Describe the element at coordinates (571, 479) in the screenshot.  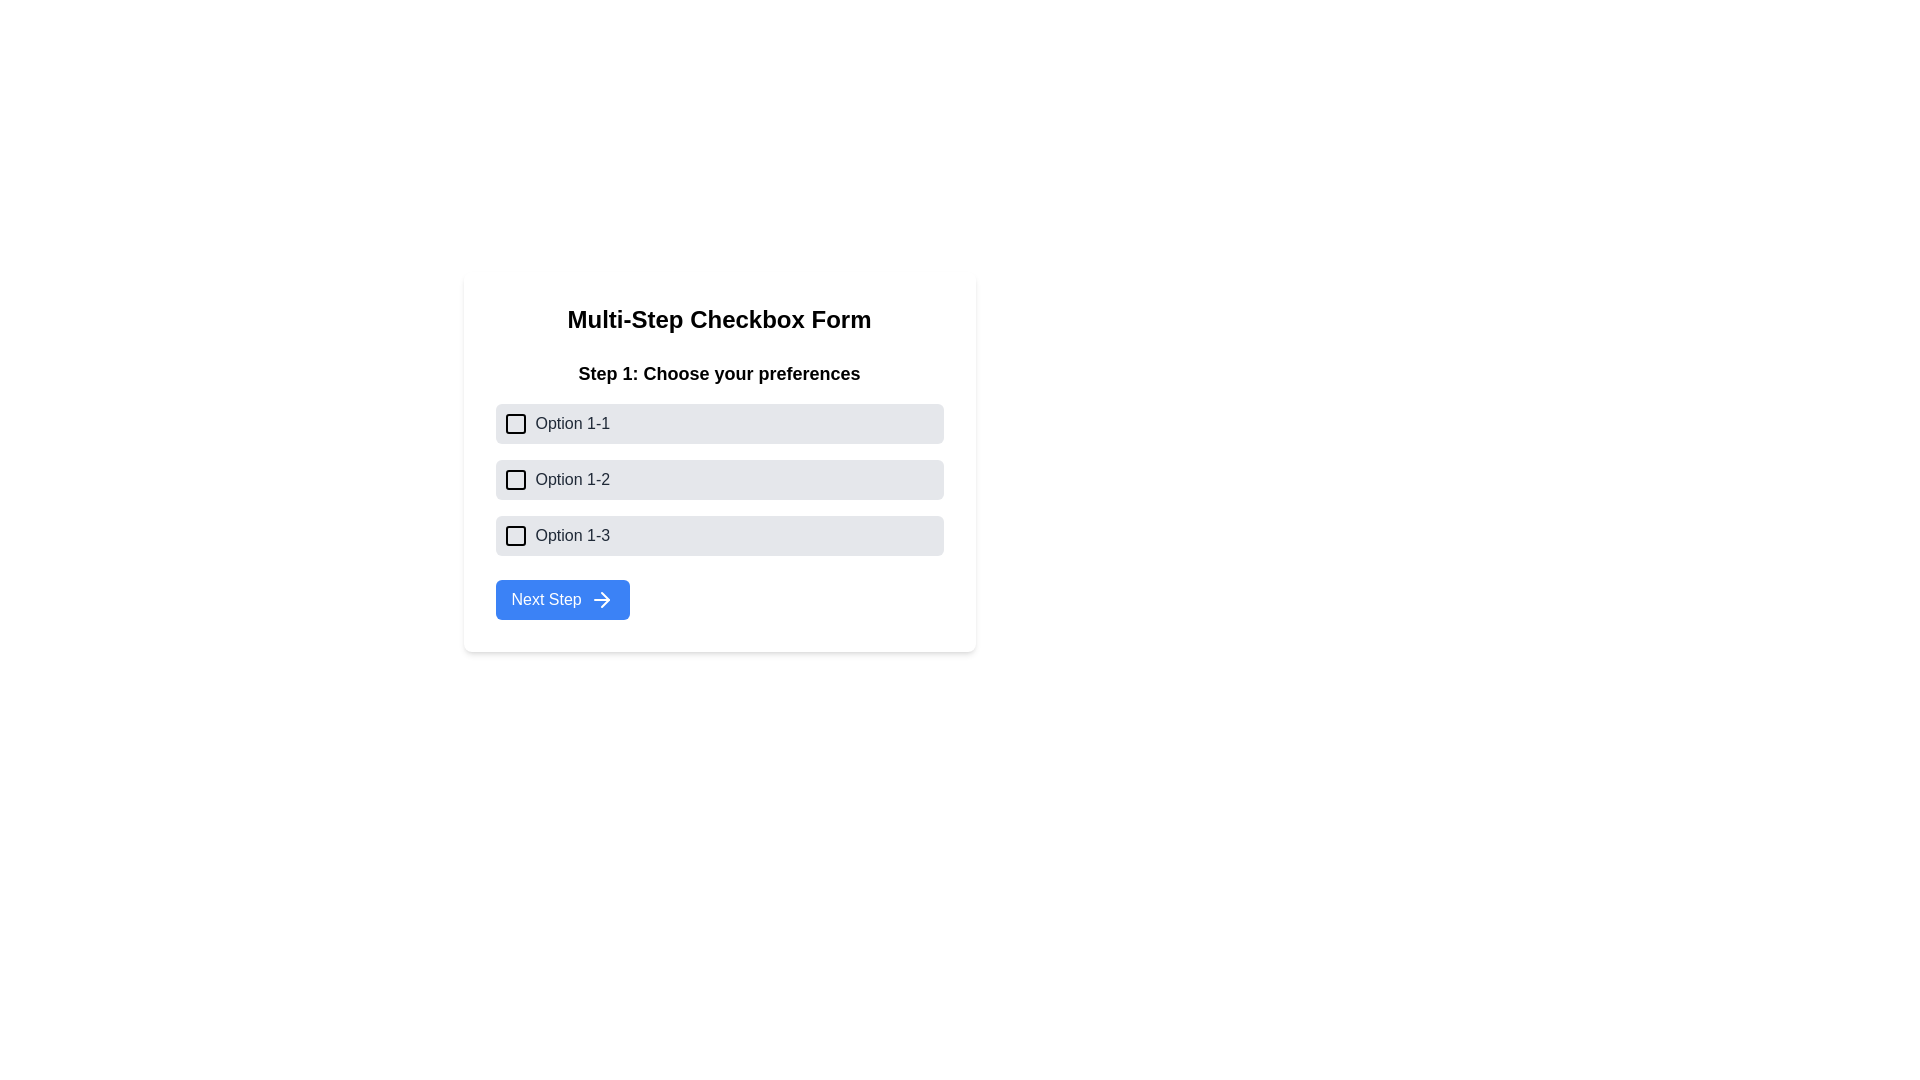
I see `the text label for the second selectable option in the 'Step 1: Choose your preferences' section` at that location.